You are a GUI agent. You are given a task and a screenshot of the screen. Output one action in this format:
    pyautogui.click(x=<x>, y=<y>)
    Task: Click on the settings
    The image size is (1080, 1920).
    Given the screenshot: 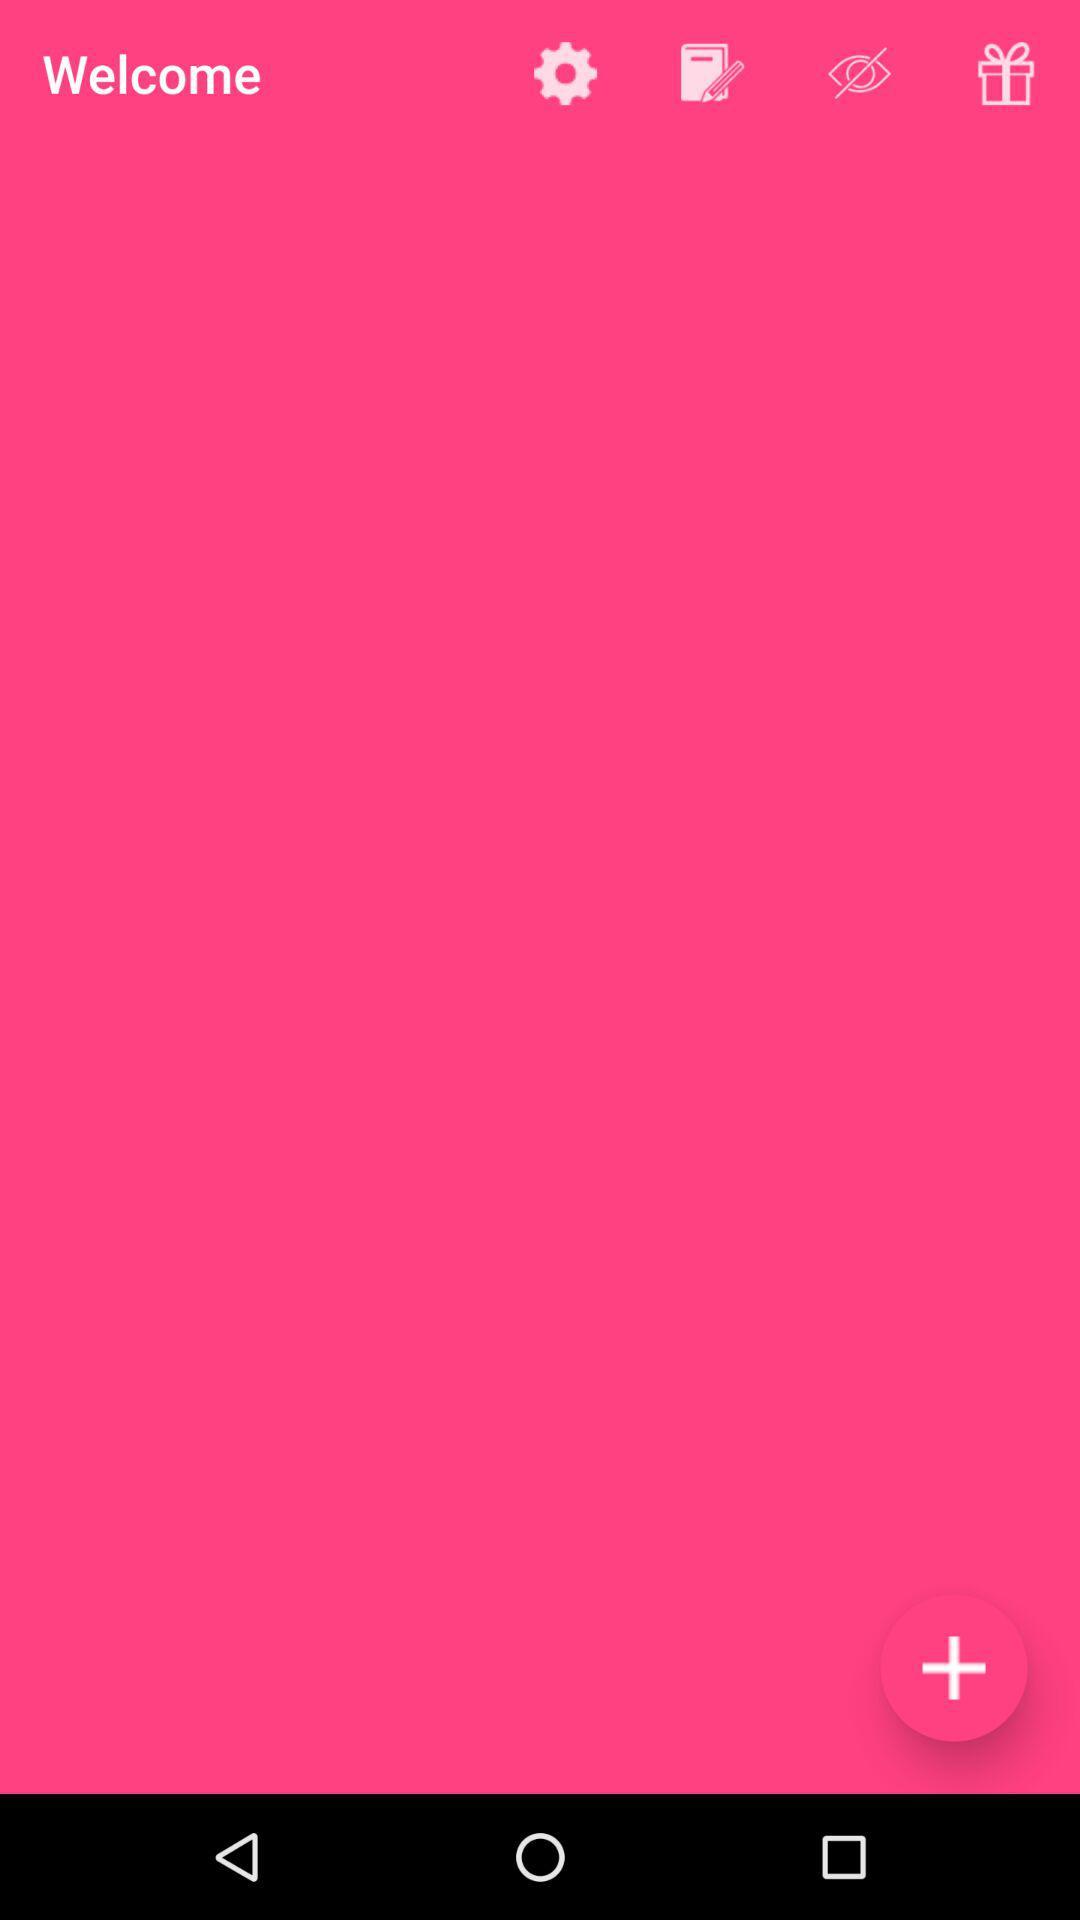 What is the action you would take?
    pyautogui.click(x=565, y=73)
    